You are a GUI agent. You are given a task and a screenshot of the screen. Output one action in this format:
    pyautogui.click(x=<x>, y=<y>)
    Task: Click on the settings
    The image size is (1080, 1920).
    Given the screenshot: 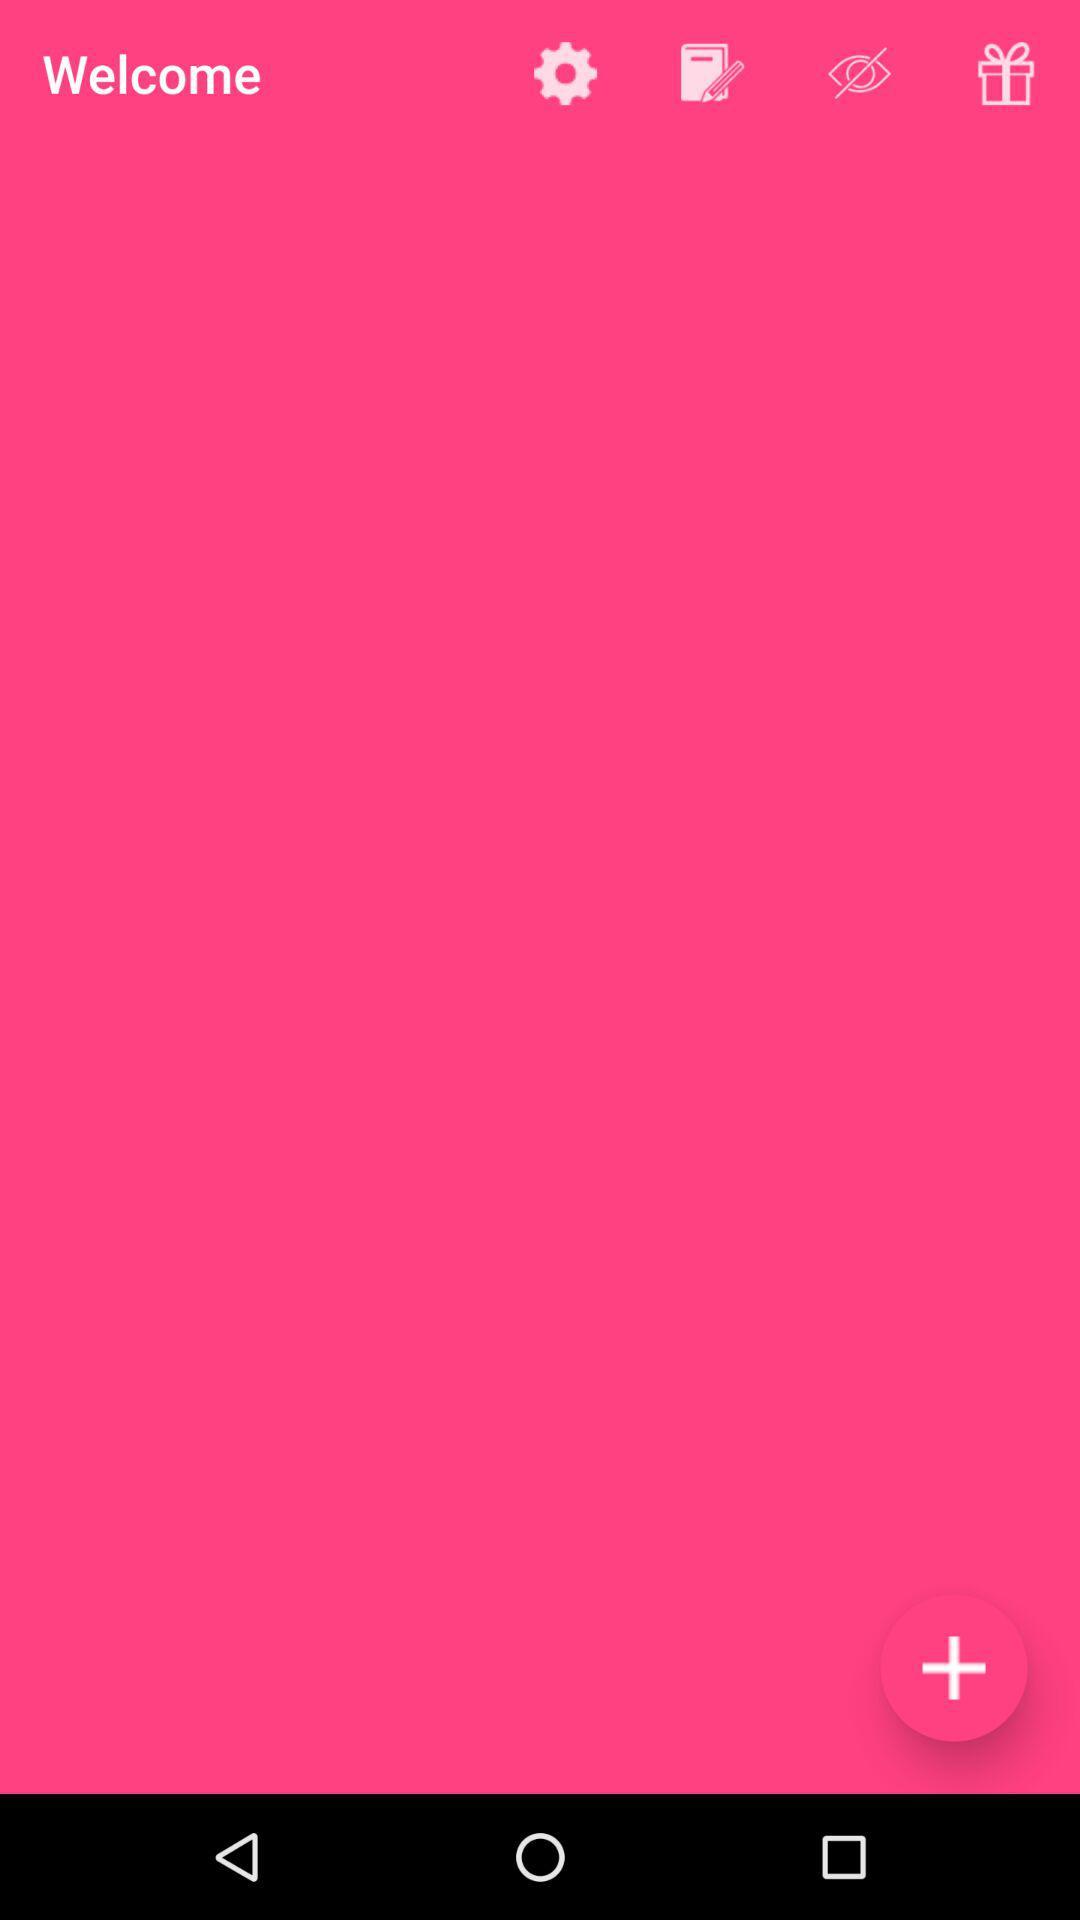 What is the action you would take?
    pyautogui.click(x=565, y=73)
    